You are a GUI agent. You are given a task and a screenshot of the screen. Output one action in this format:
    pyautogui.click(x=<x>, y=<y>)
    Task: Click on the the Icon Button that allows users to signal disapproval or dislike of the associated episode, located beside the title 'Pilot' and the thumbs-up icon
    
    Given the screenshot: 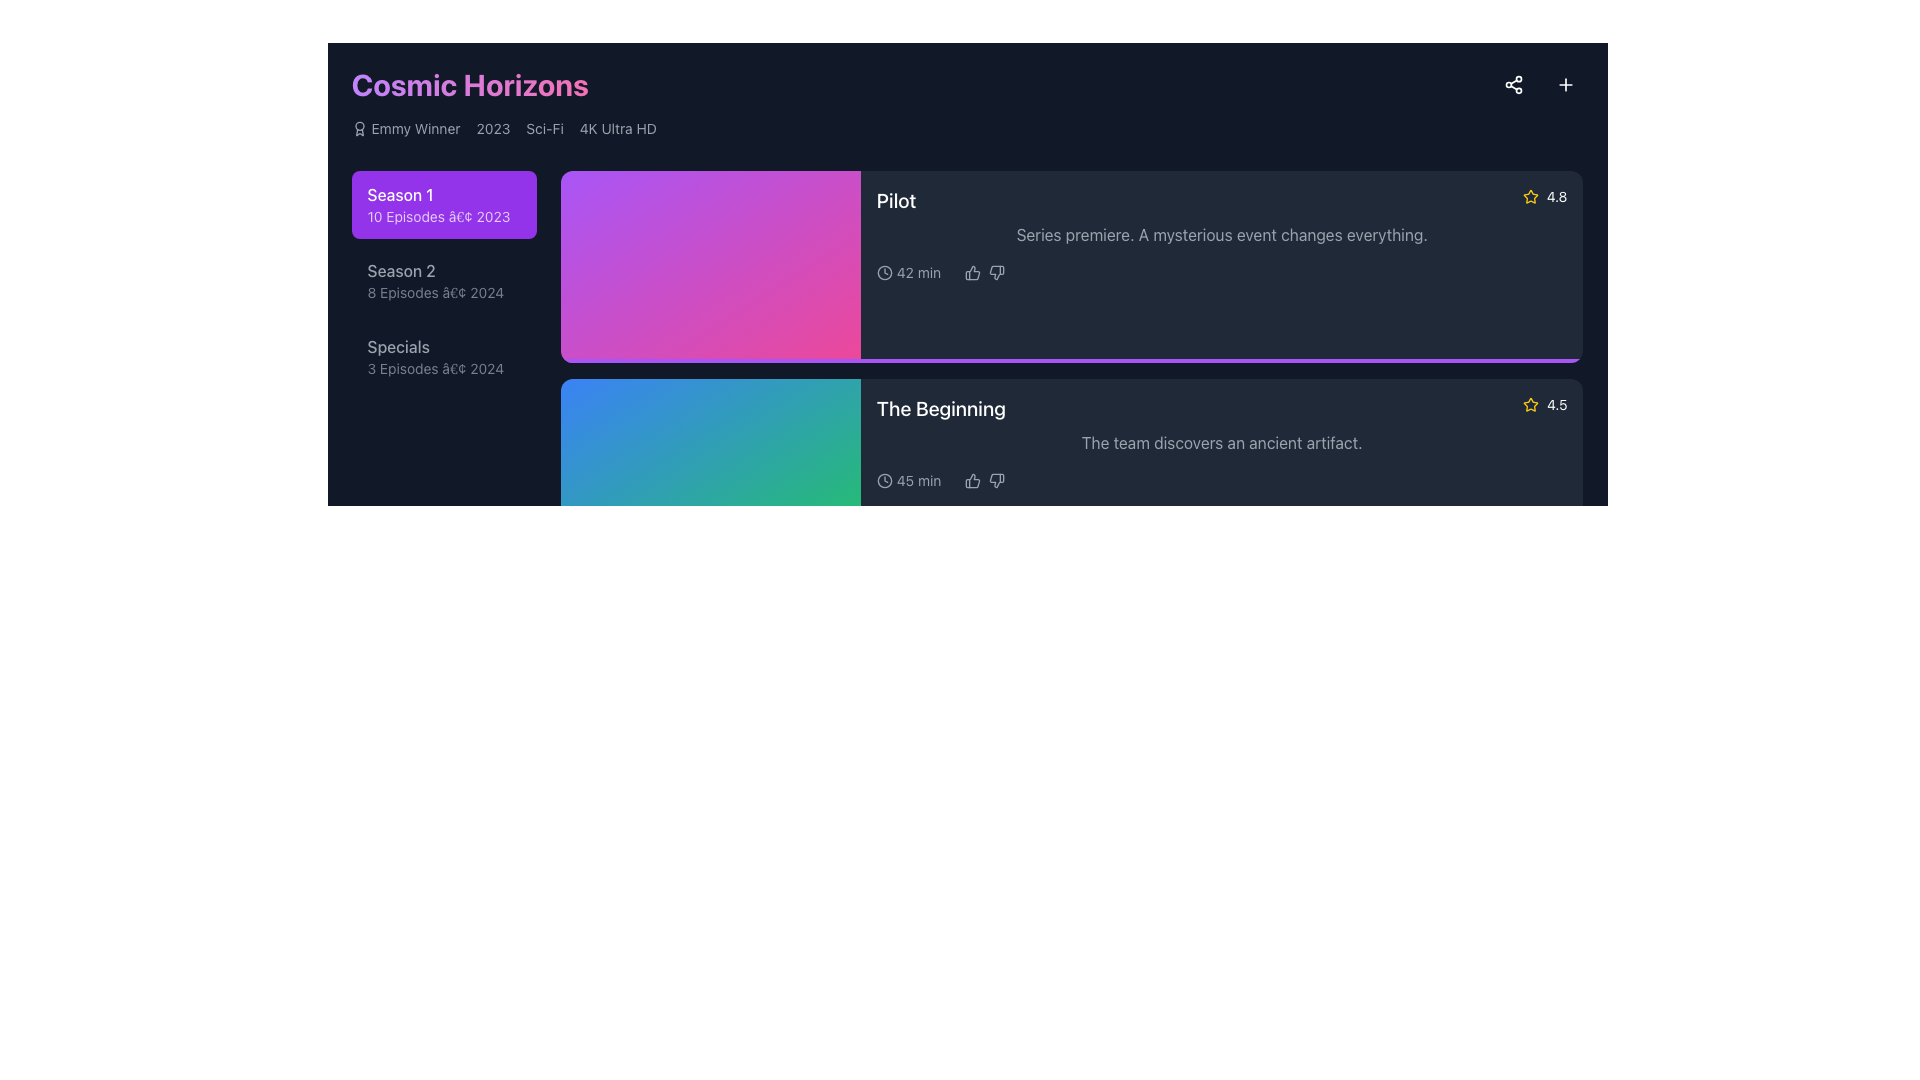 What is the action you would take?
    pyautogui.click(x=997, y=273)
    